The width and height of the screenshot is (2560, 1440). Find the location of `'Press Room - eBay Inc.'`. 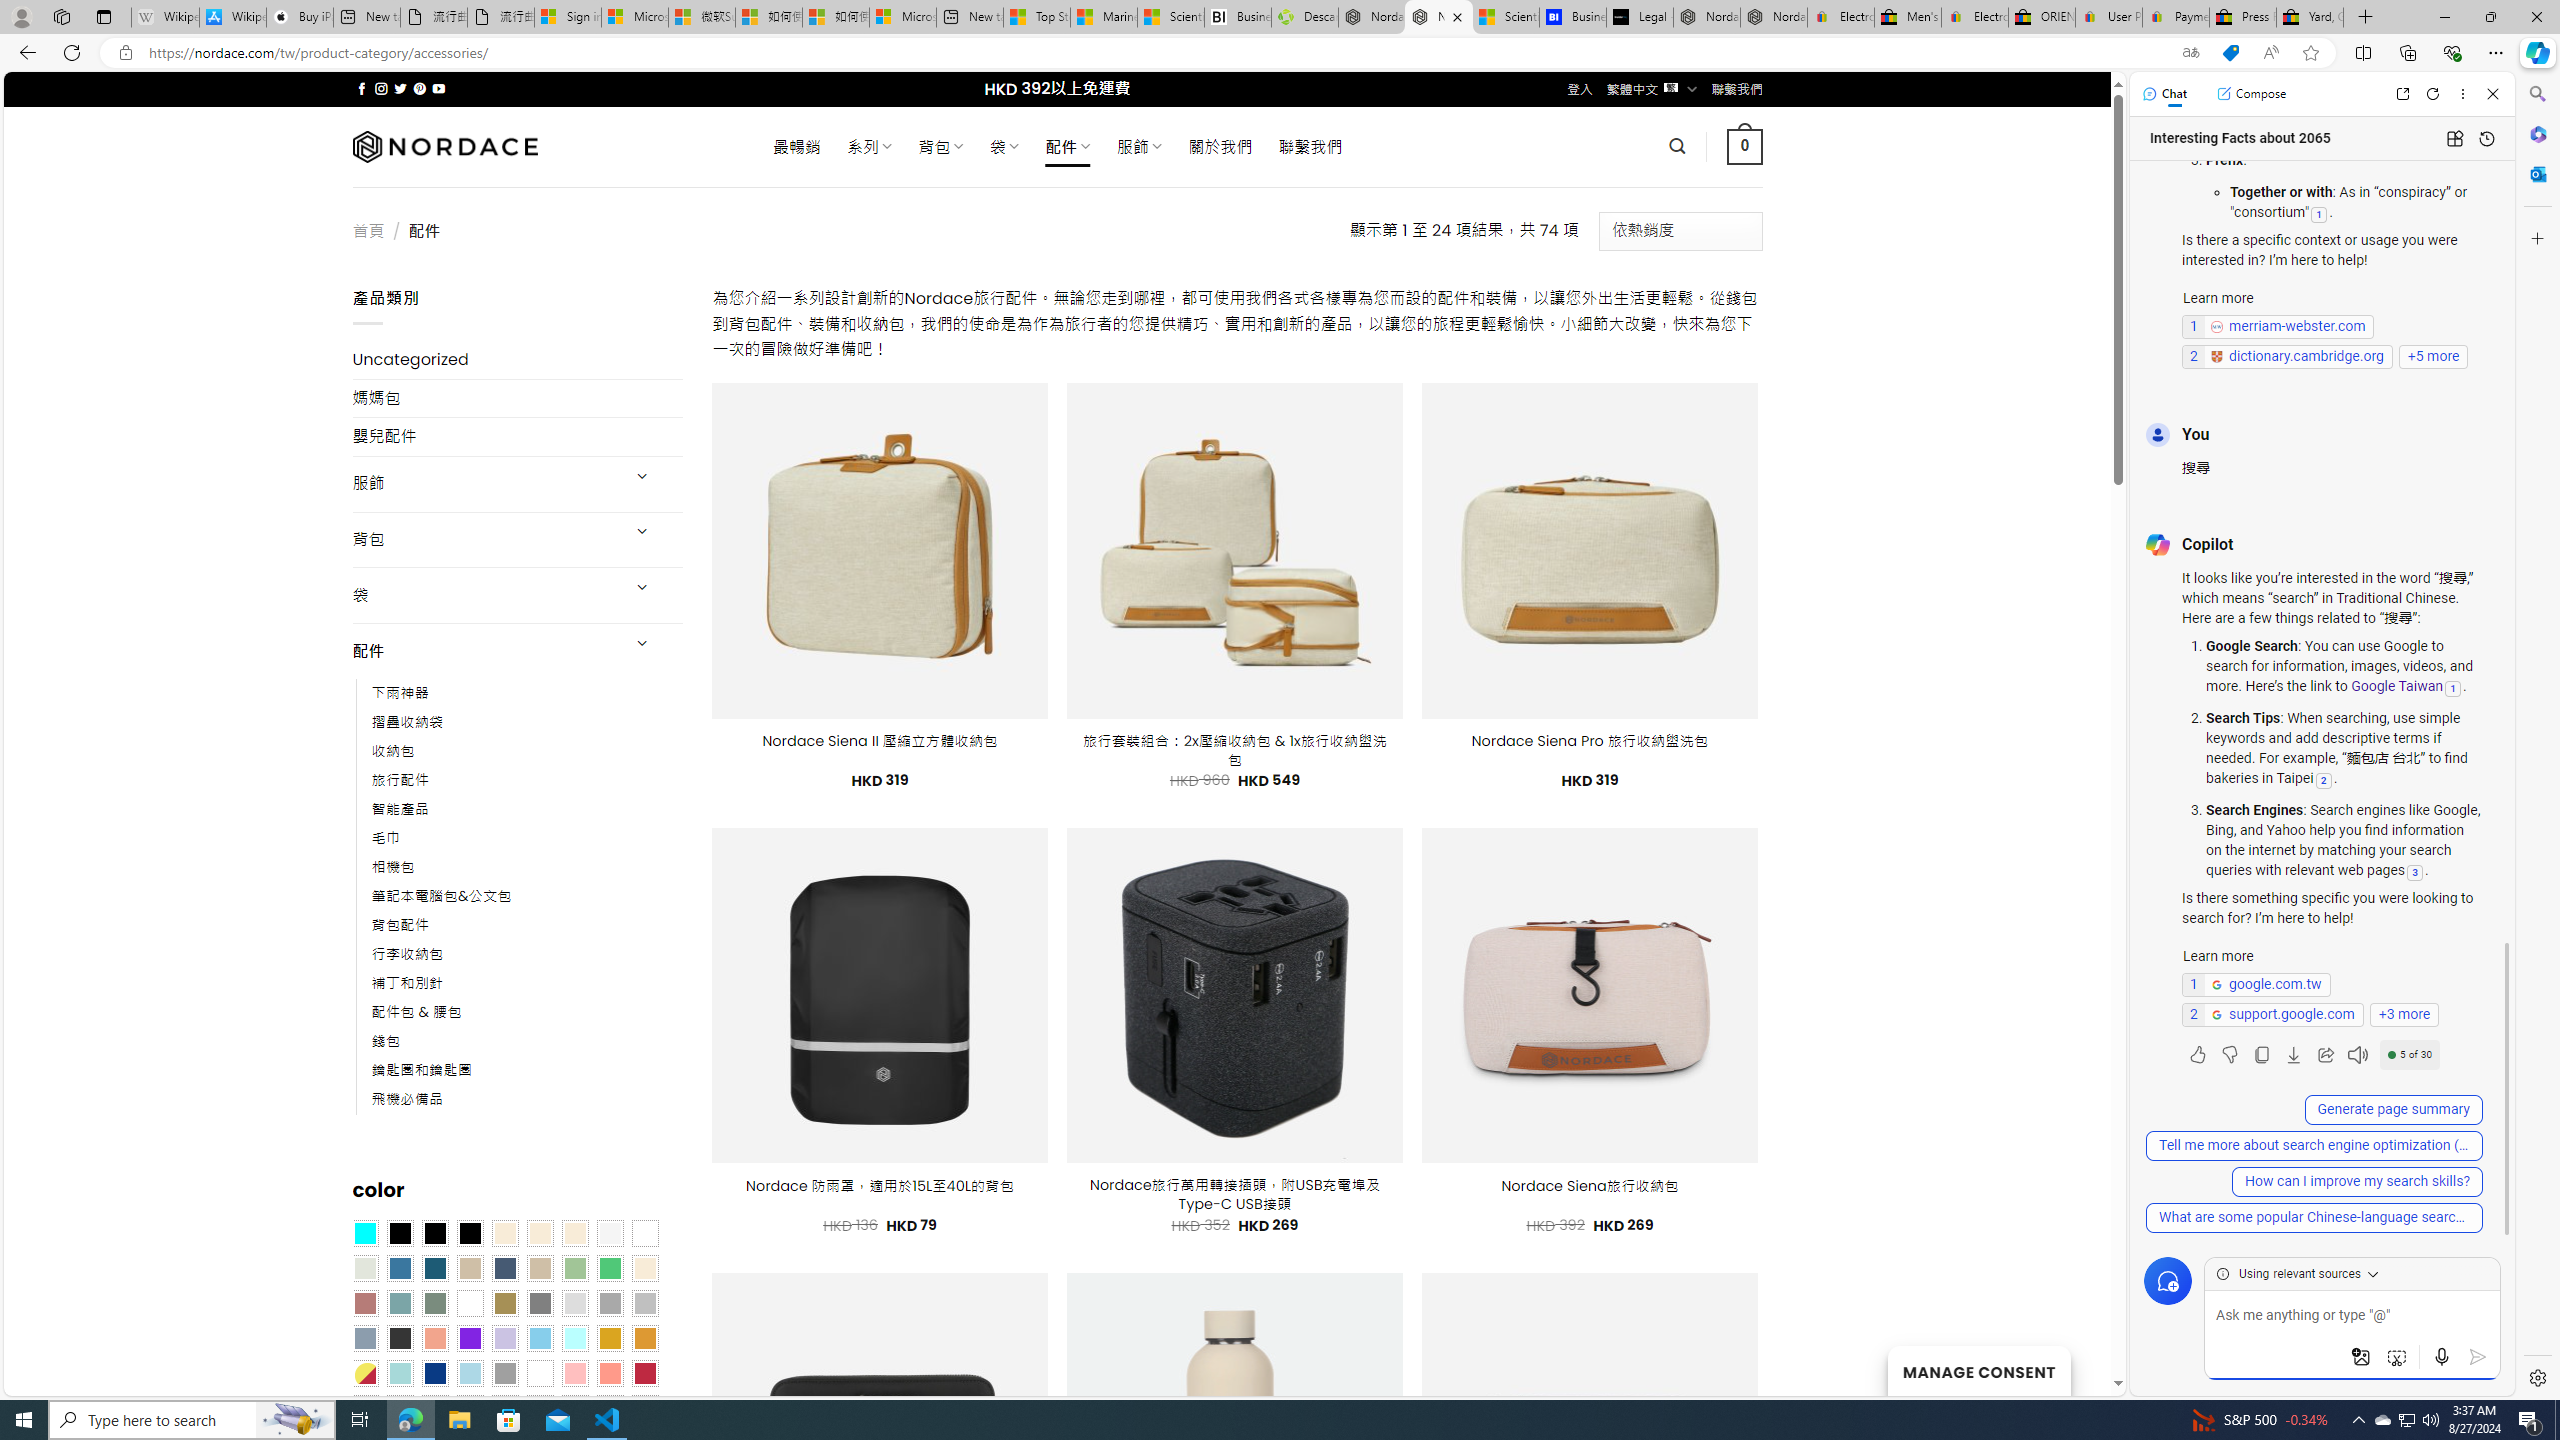

'Press Room - eBay Inc.' is located at coordinates (2242, 16).